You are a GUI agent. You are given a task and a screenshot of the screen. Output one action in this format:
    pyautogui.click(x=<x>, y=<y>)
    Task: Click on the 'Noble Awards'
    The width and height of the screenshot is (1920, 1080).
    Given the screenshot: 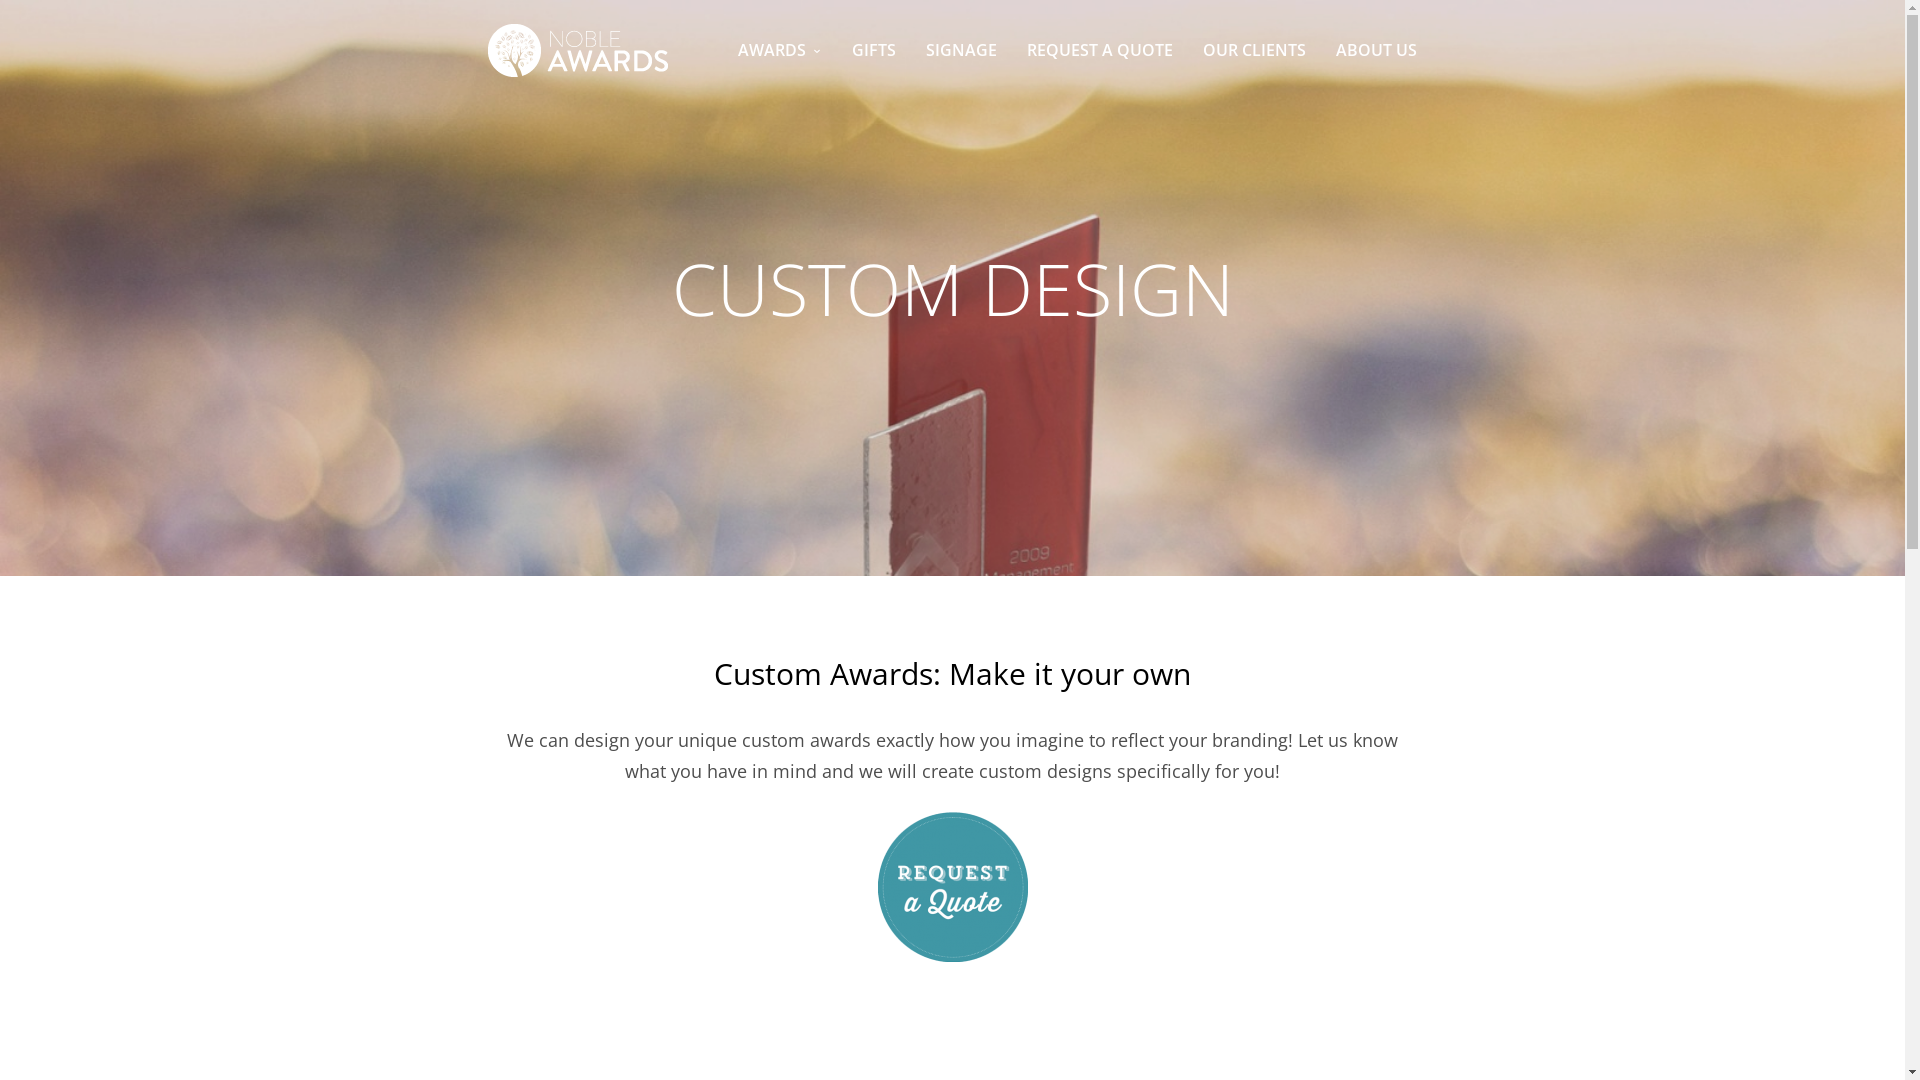 What is the action you would take?
    pyautogui.click(x=576, y=49)
    